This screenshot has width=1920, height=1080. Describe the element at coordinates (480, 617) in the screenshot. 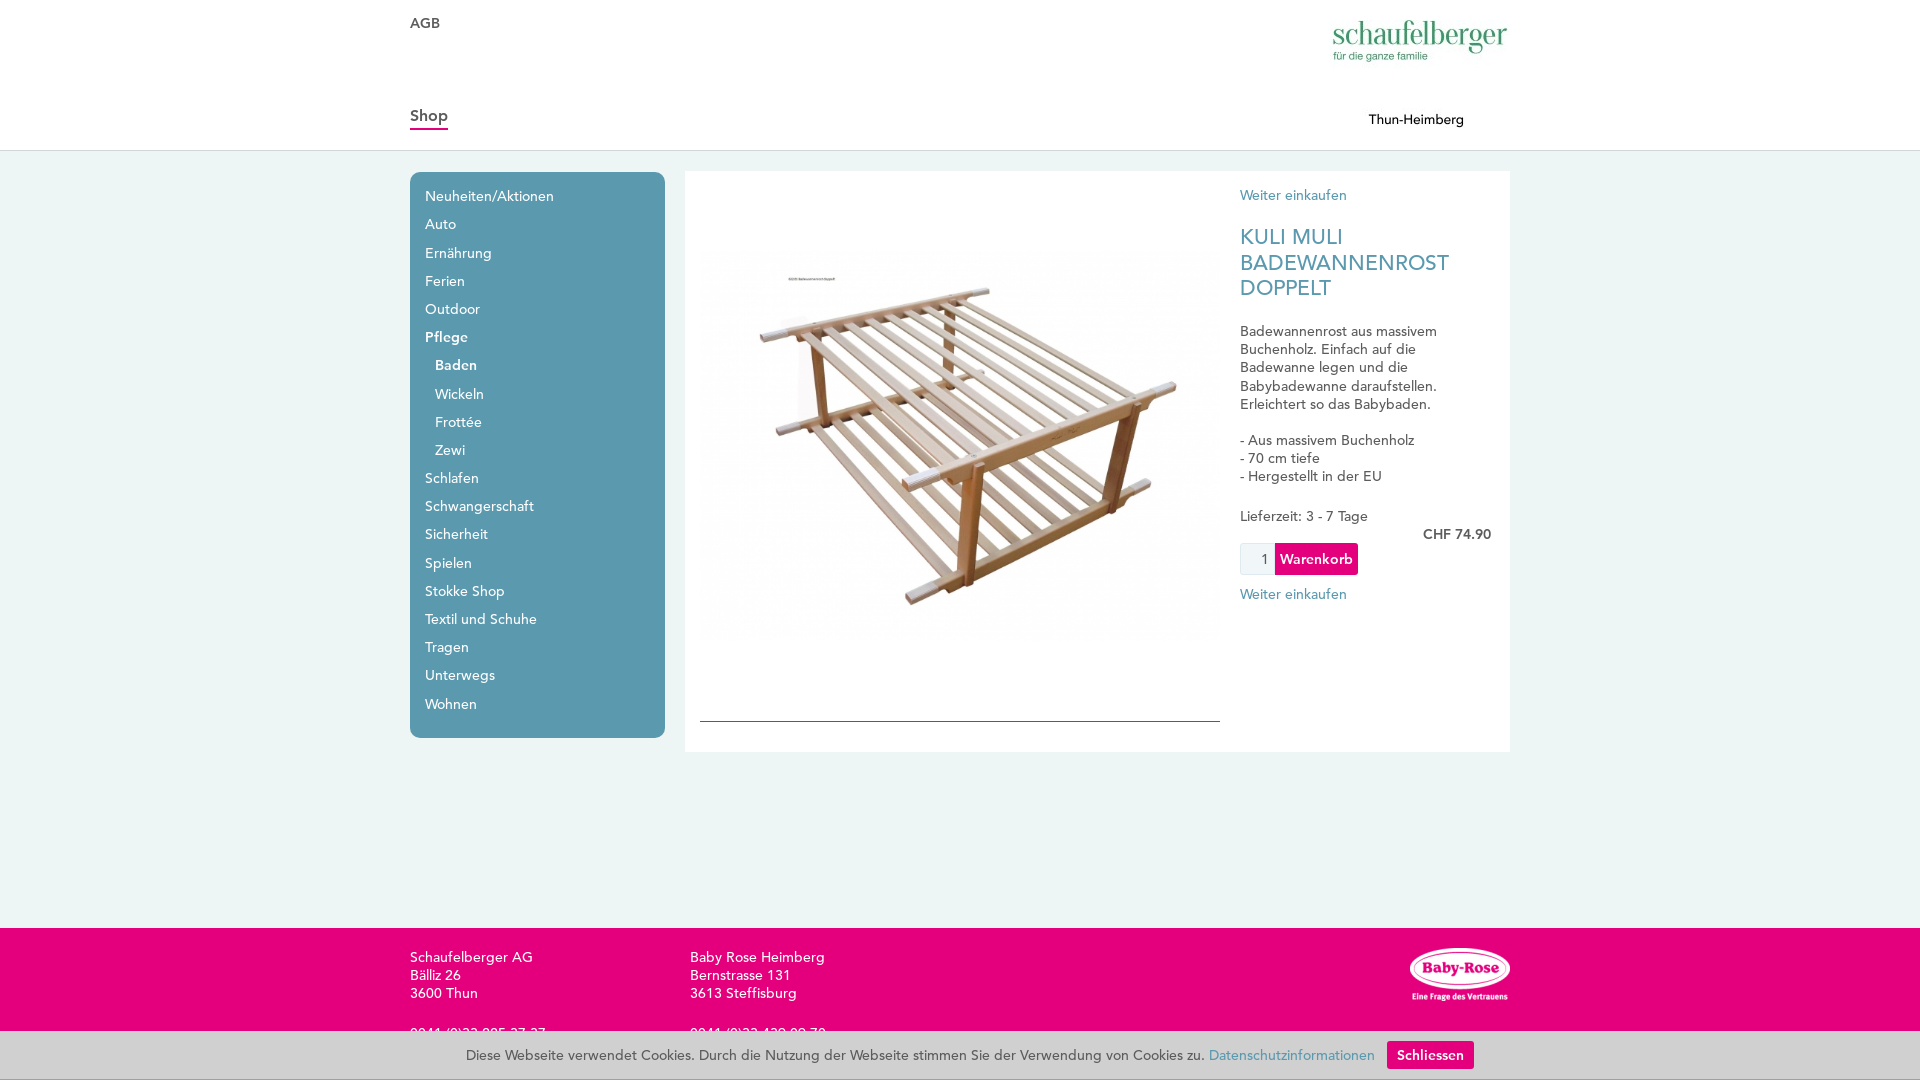

I see `'Textil und Schuhe'` at that location.